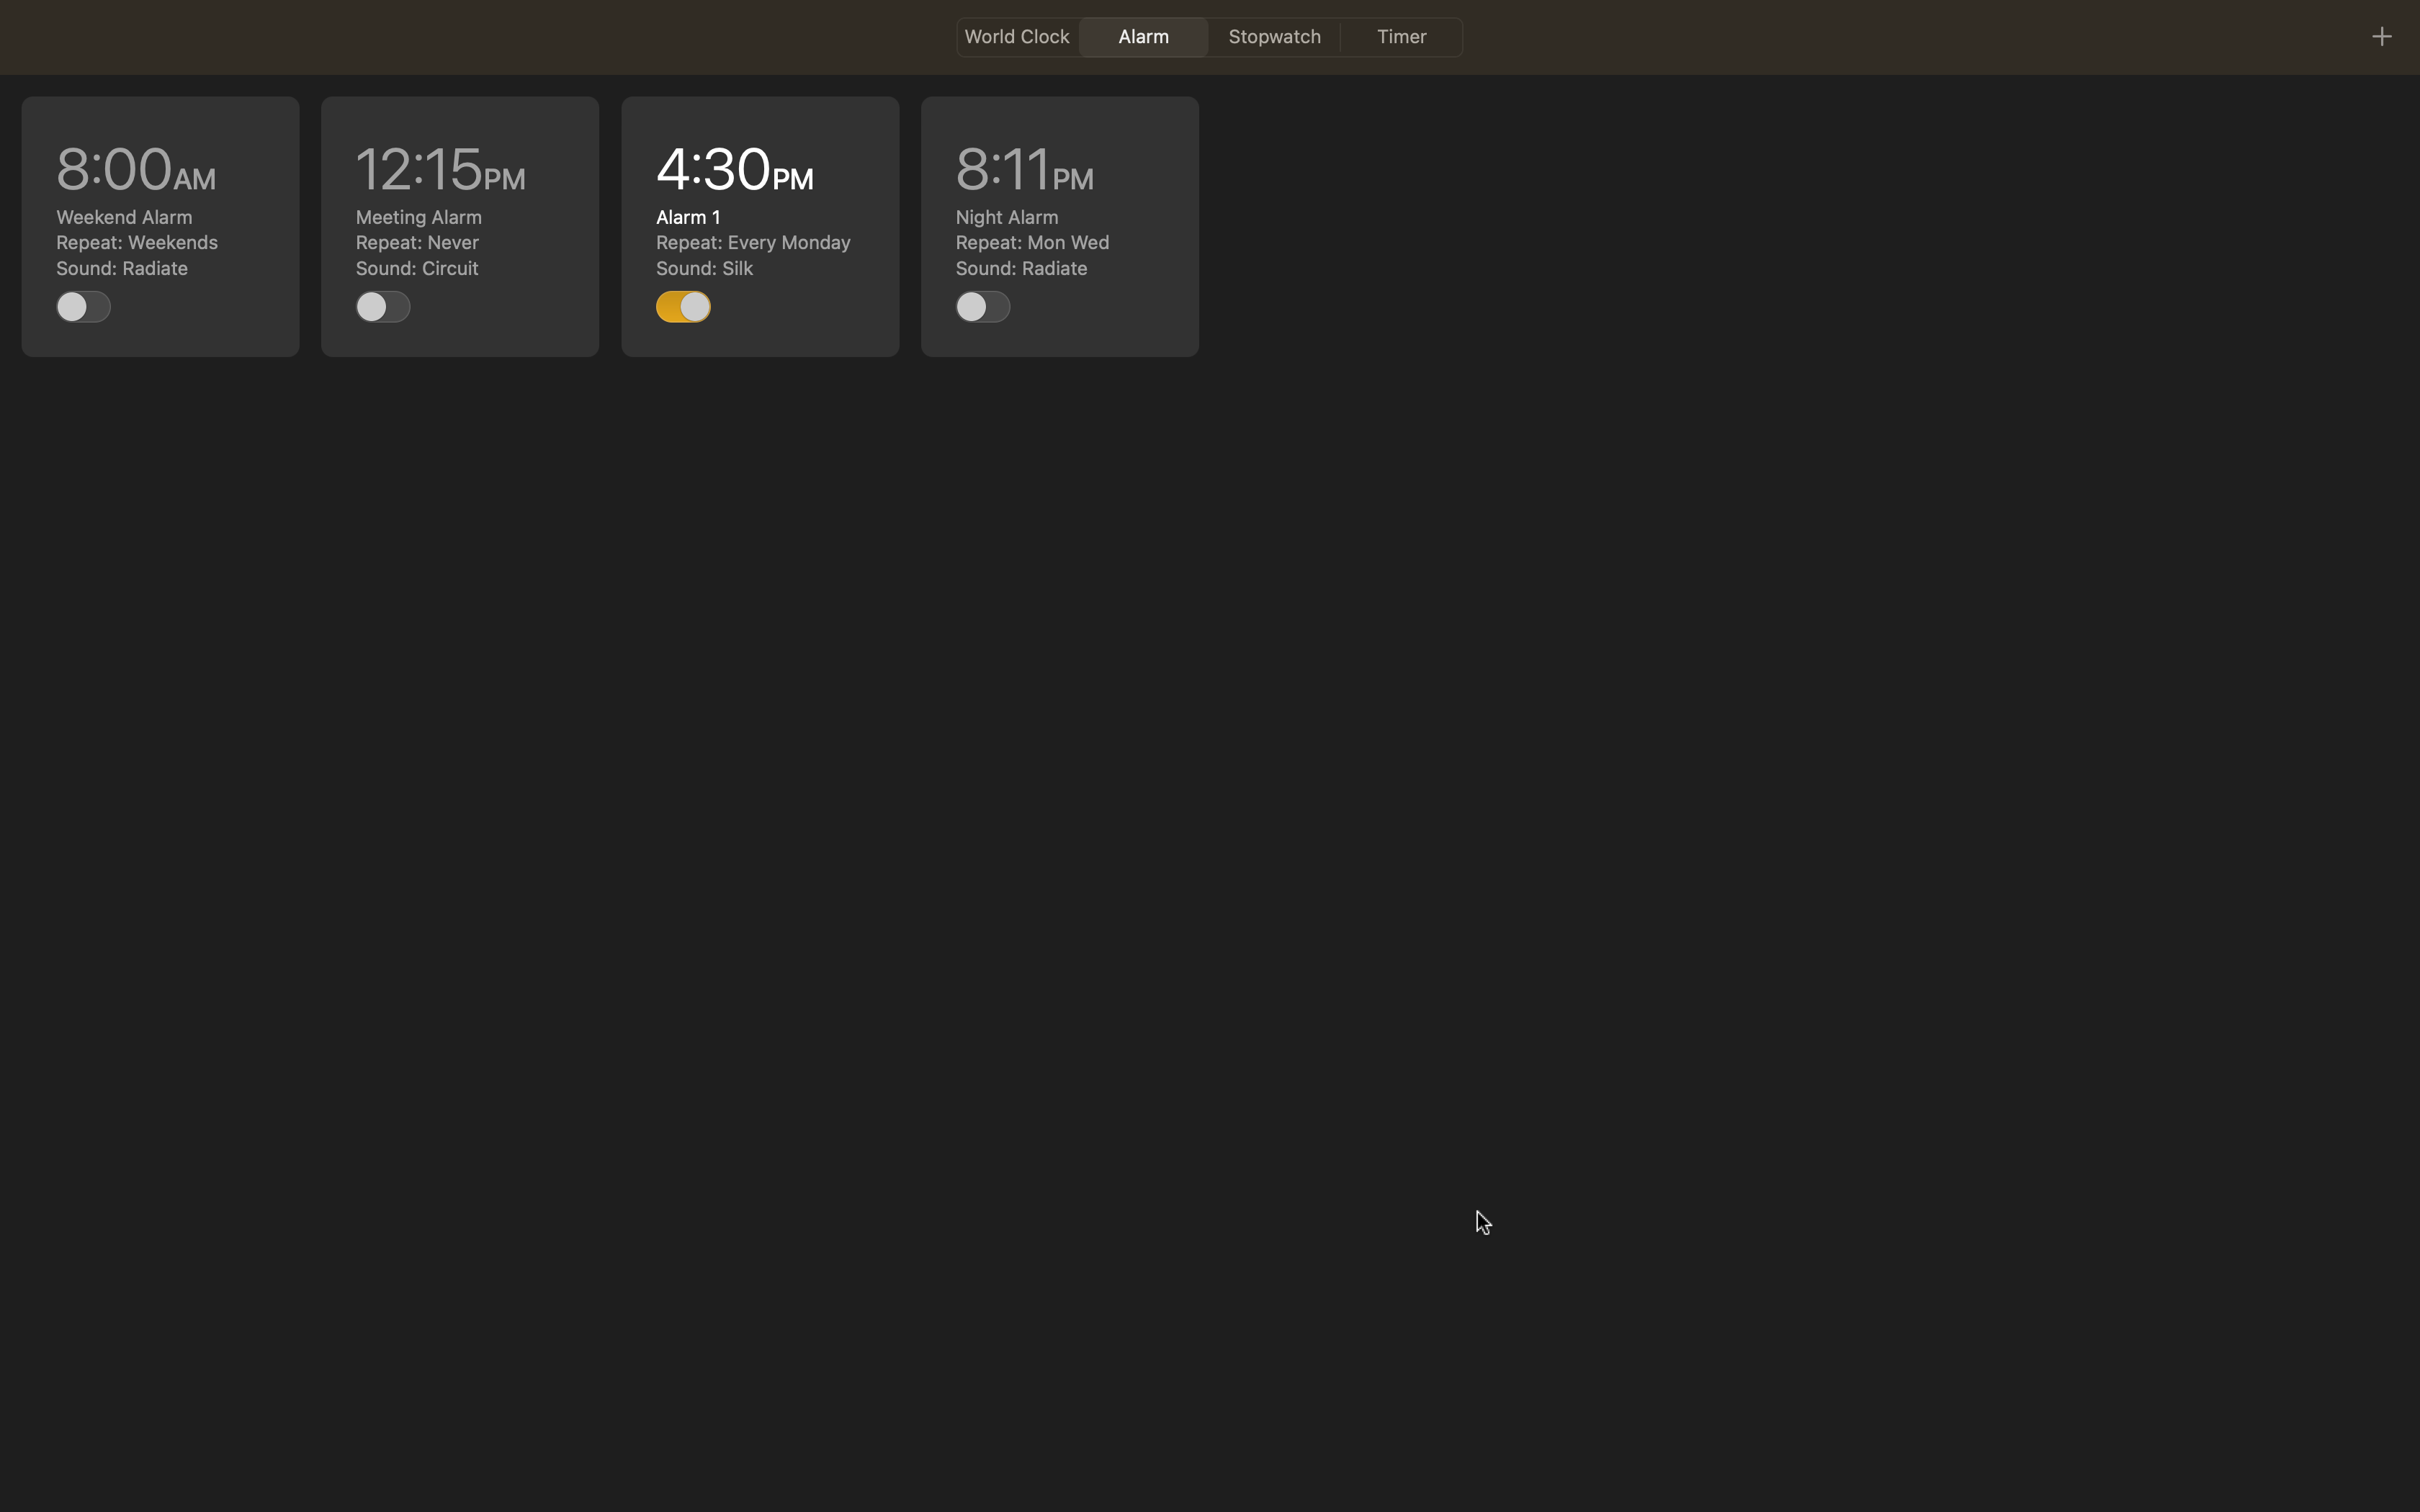 The image size is (2420, 1512). Describe the element at coordinates (460, 225) in the screenshot. I see `edit the 12pm alarm` at that location.